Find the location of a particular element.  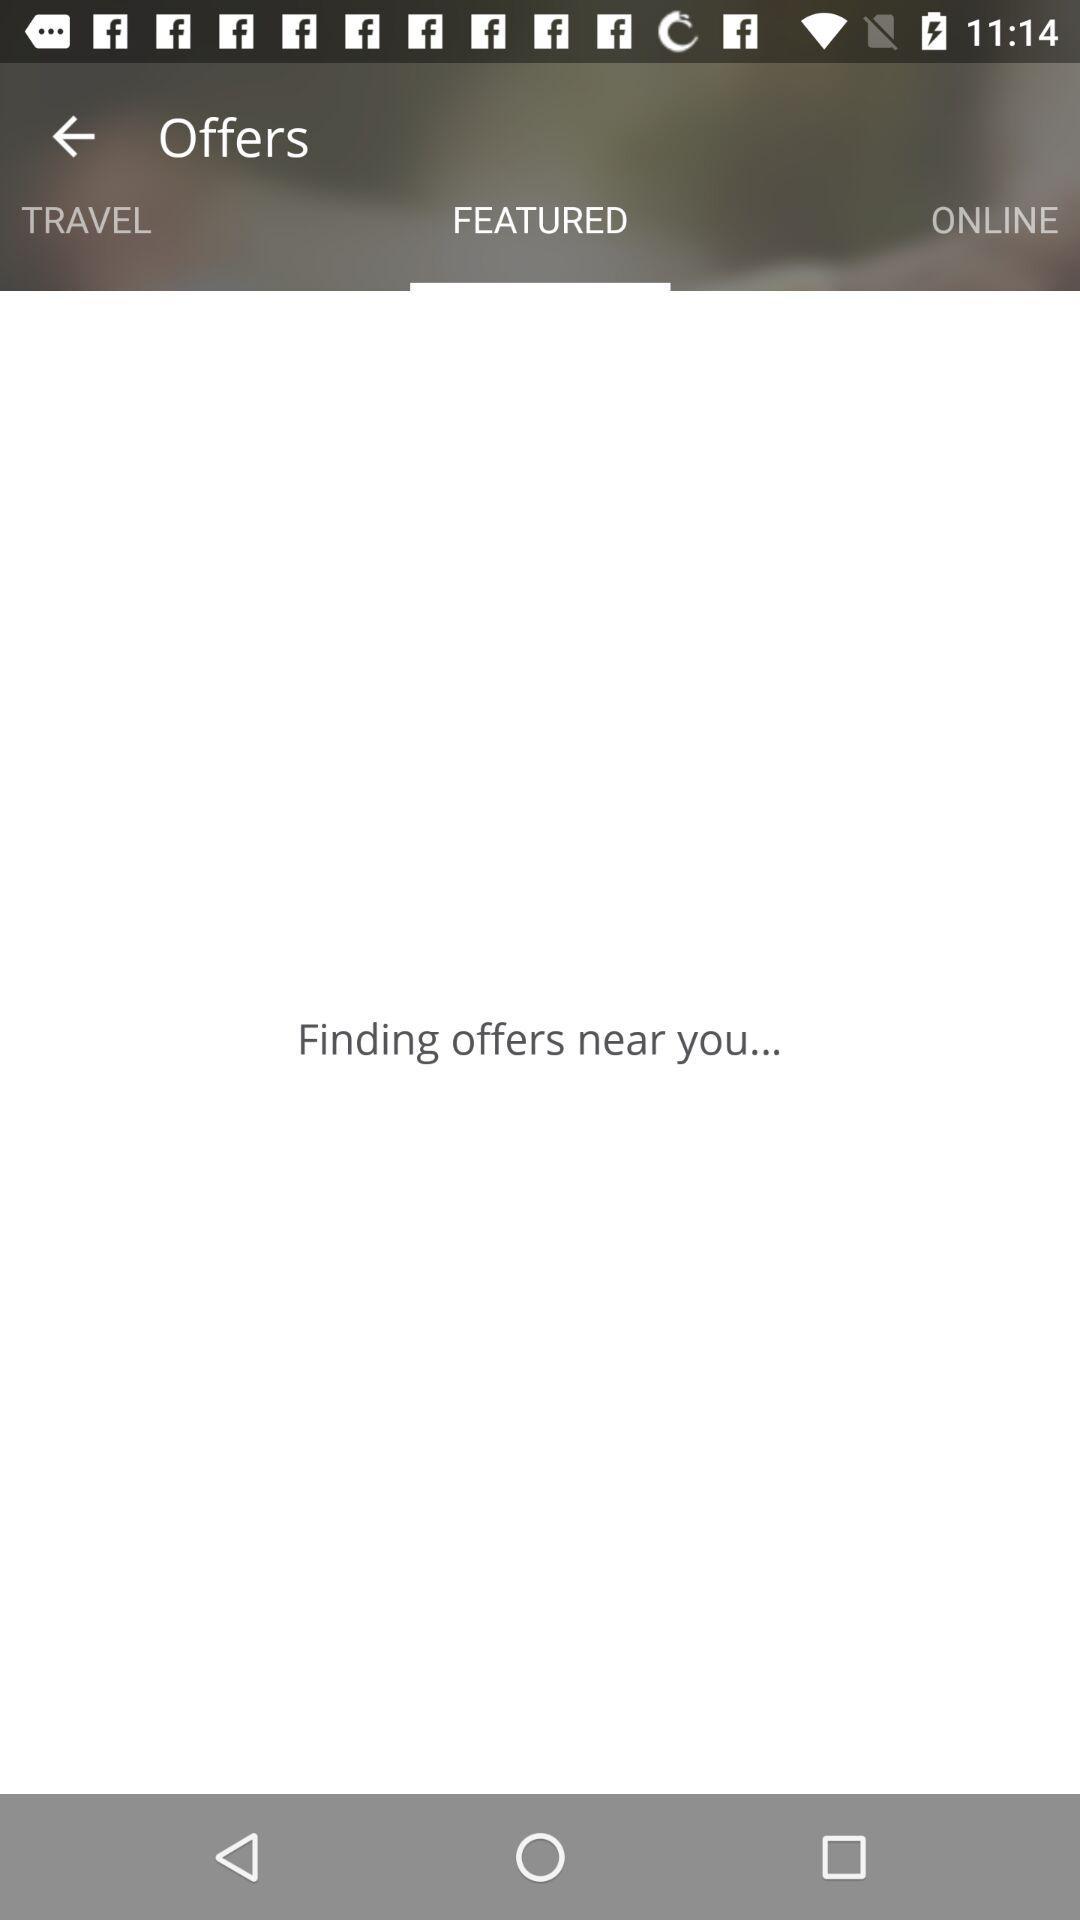

the item next to the featured icon is located at coordinates (994, 219).